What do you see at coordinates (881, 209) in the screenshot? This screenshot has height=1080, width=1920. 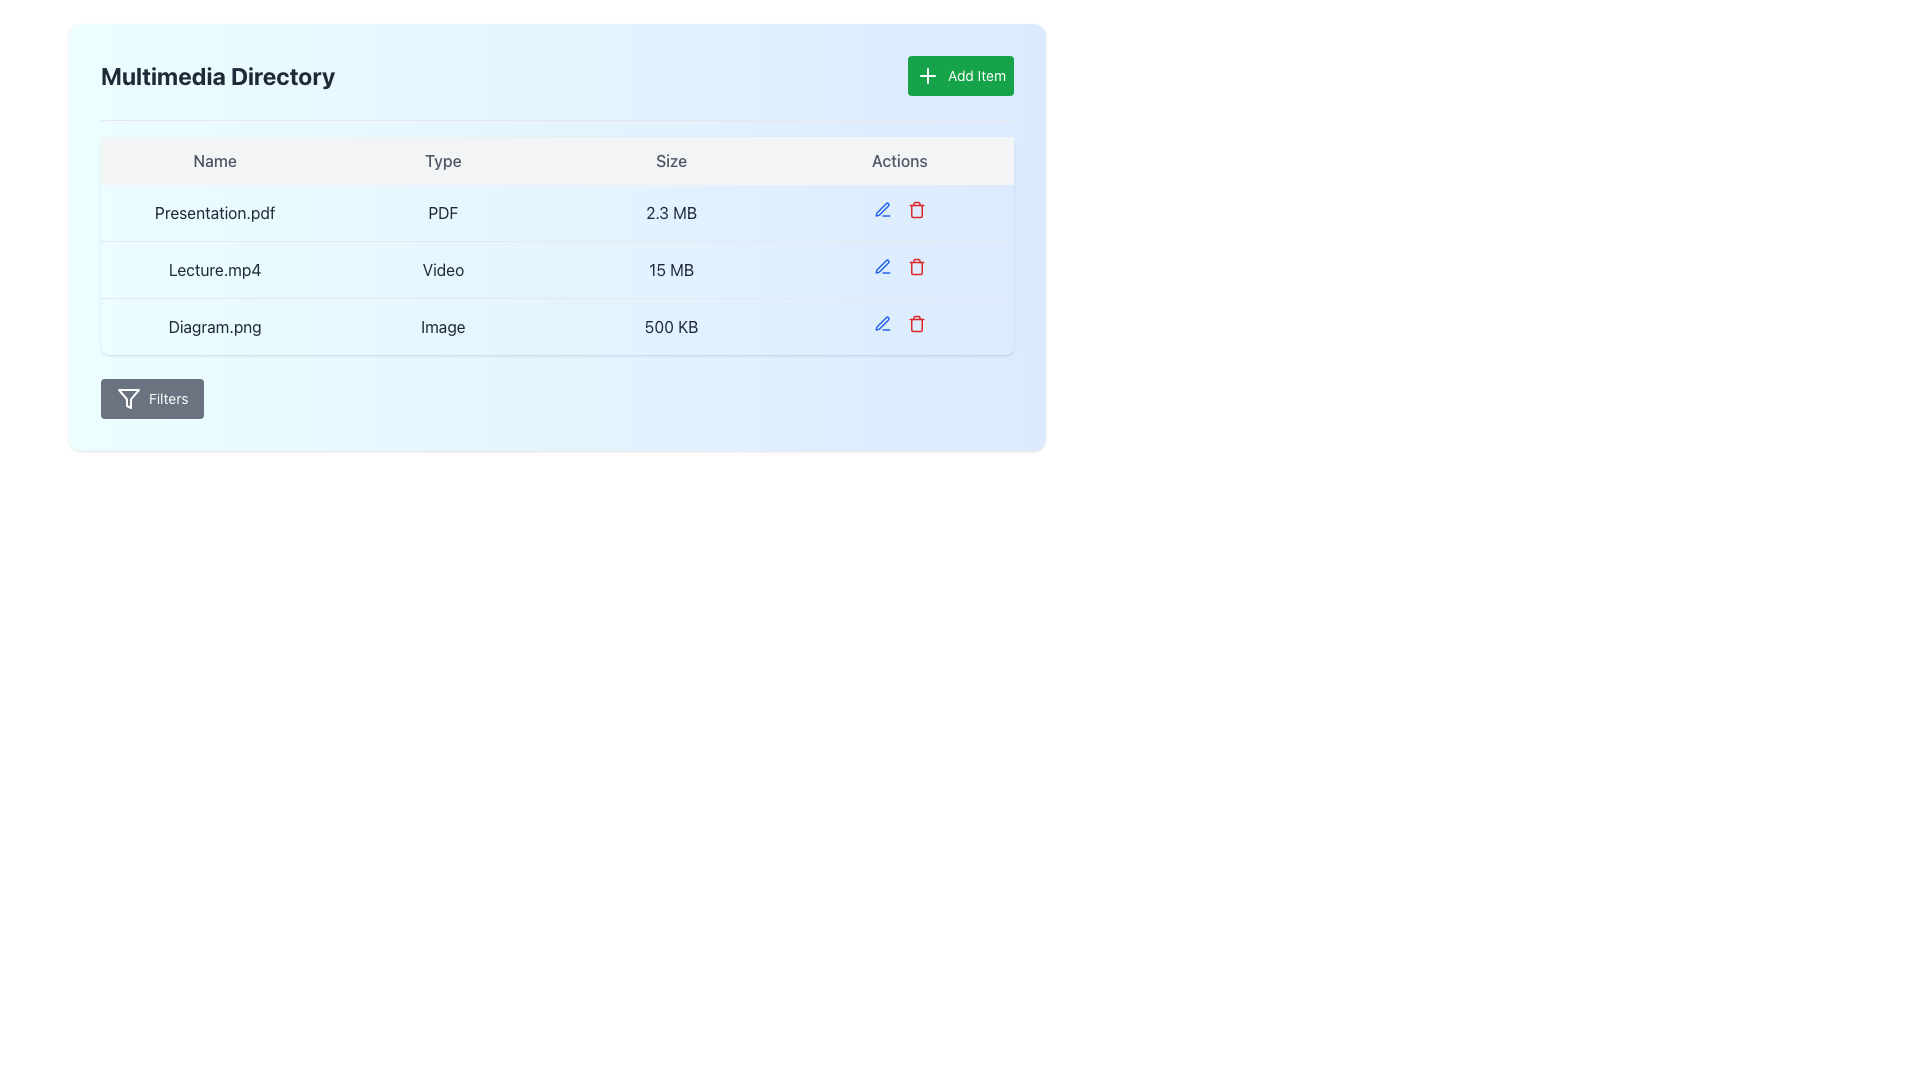 I see `the icon button located` at bounding box center [881, 209].